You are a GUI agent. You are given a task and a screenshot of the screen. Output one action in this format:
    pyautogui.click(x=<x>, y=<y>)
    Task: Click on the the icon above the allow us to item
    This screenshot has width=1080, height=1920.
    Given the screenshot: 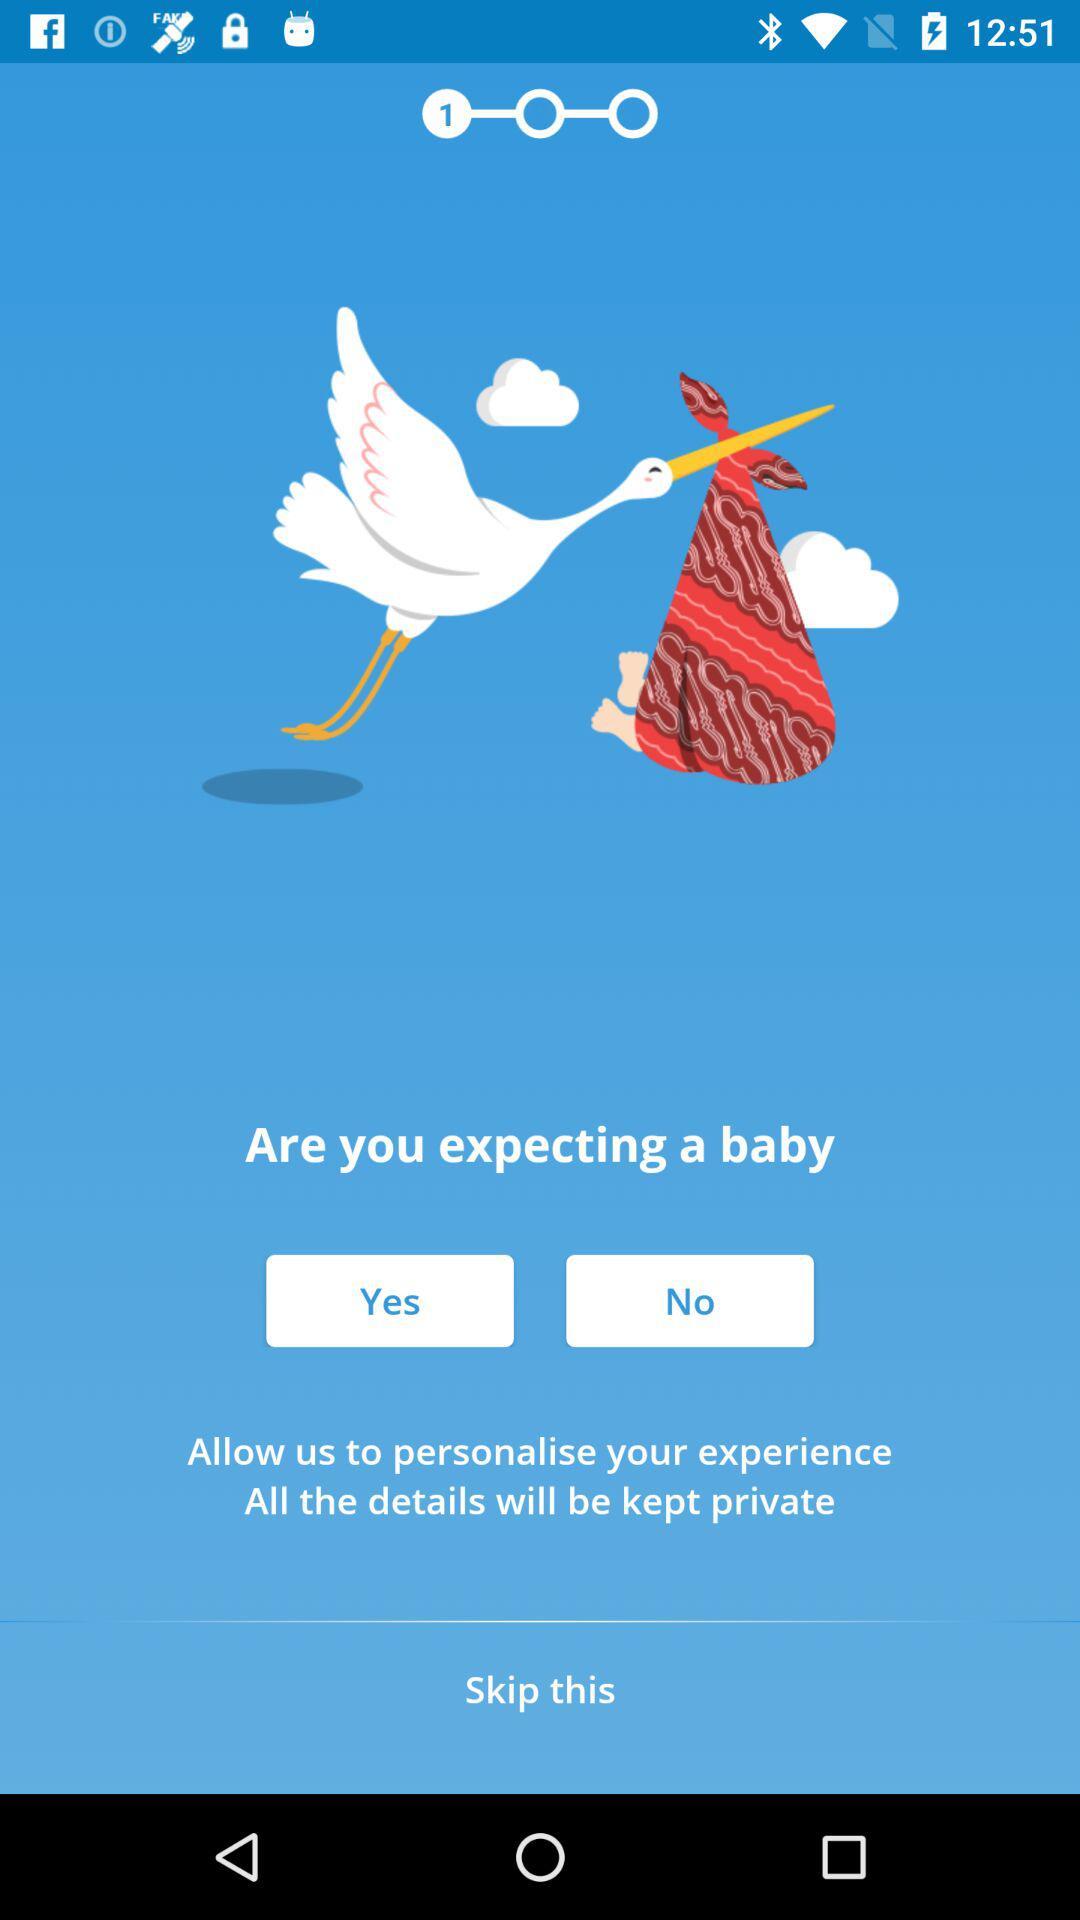 What is the action you would take?
    pyautogui.click(x=389, y=1300)
    